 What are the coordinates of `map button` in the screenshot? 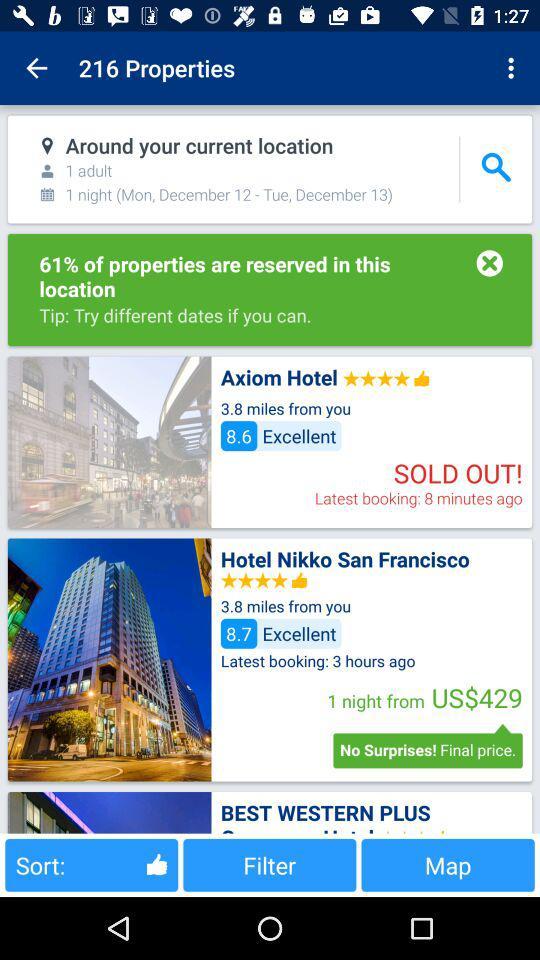 It's located at (448, 864).